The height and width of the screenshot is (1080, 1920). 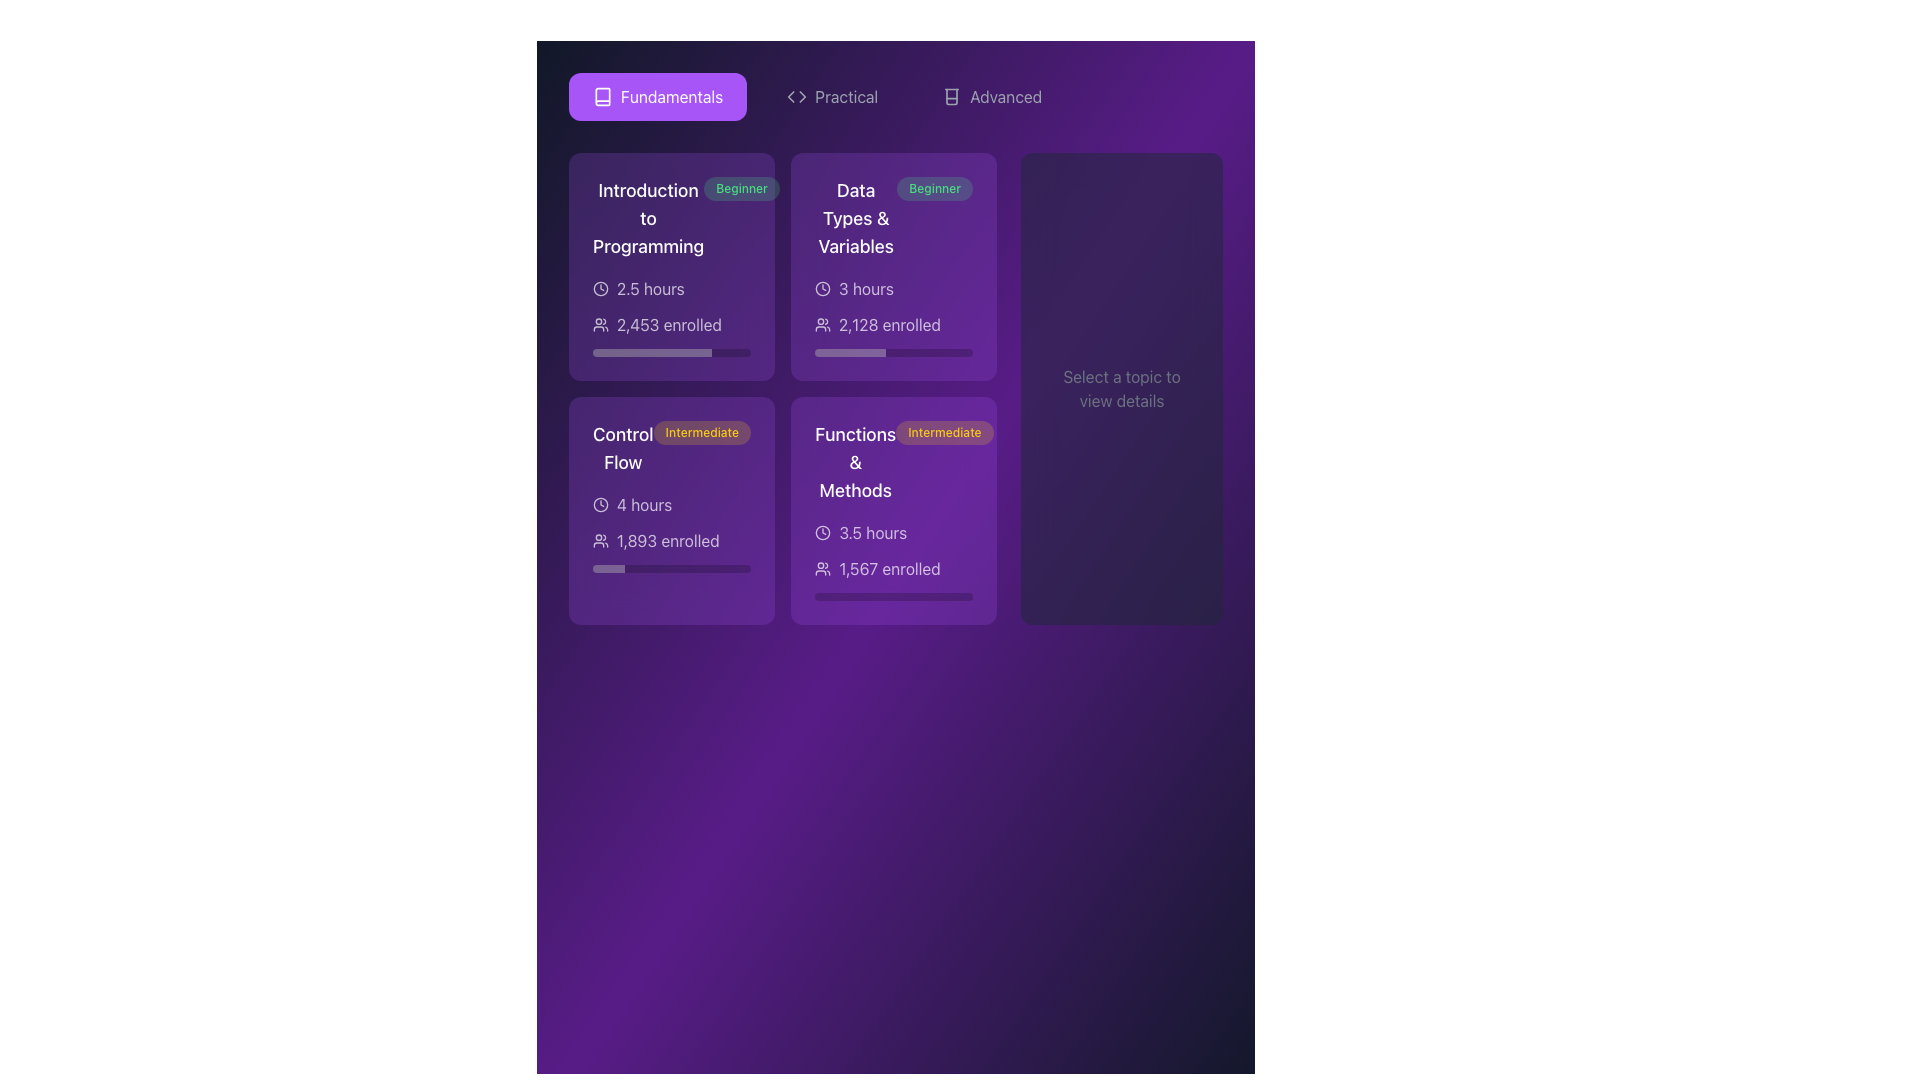 I want to click on the text label that communicates the approximate duration of the course module located under the title 'Control Flow' in the second card of the first row, so click(x=644, y=504).